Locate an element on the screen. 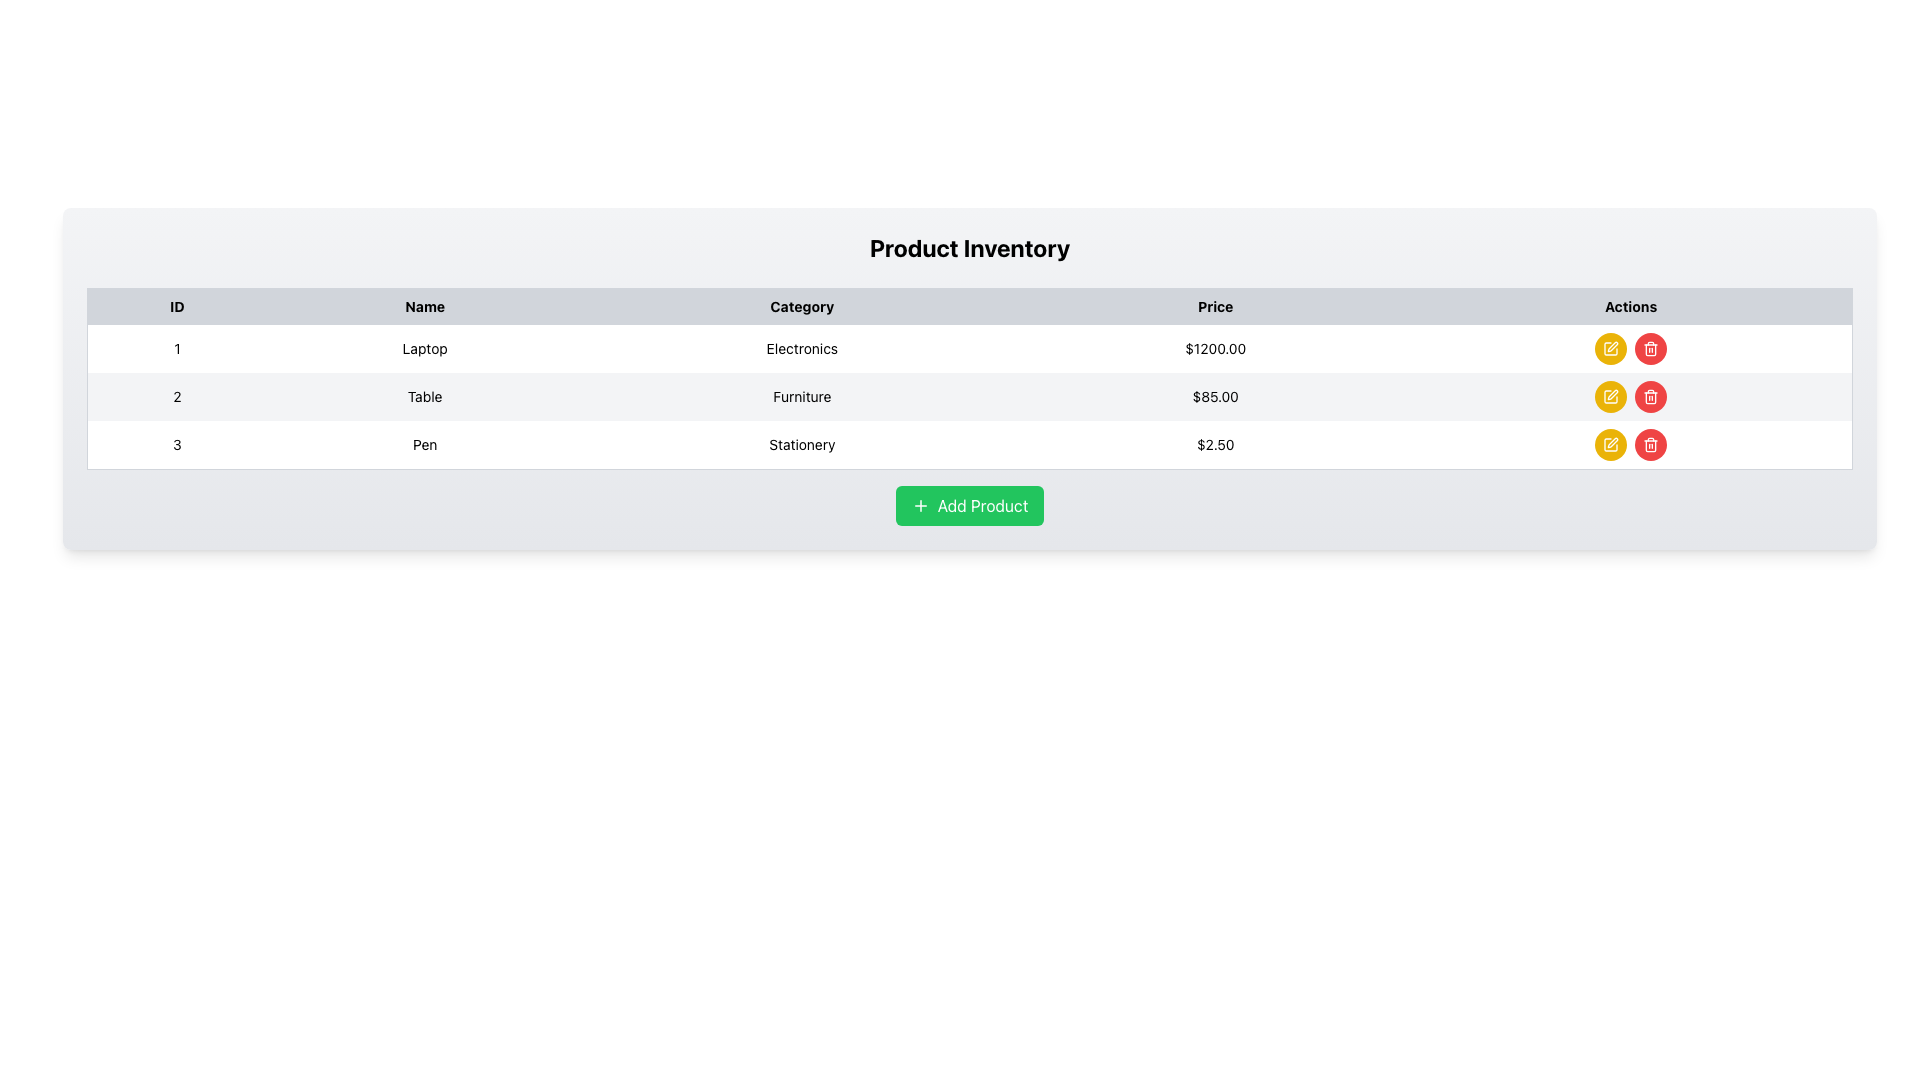 Image resolution: width=1920 pixels, height=1080 pixels. the Text Display element that shows the product category in the first row of the table, located under the 'Category' header, between 'Laptop' and '$1200.00' is located at coordinates (802, 347).